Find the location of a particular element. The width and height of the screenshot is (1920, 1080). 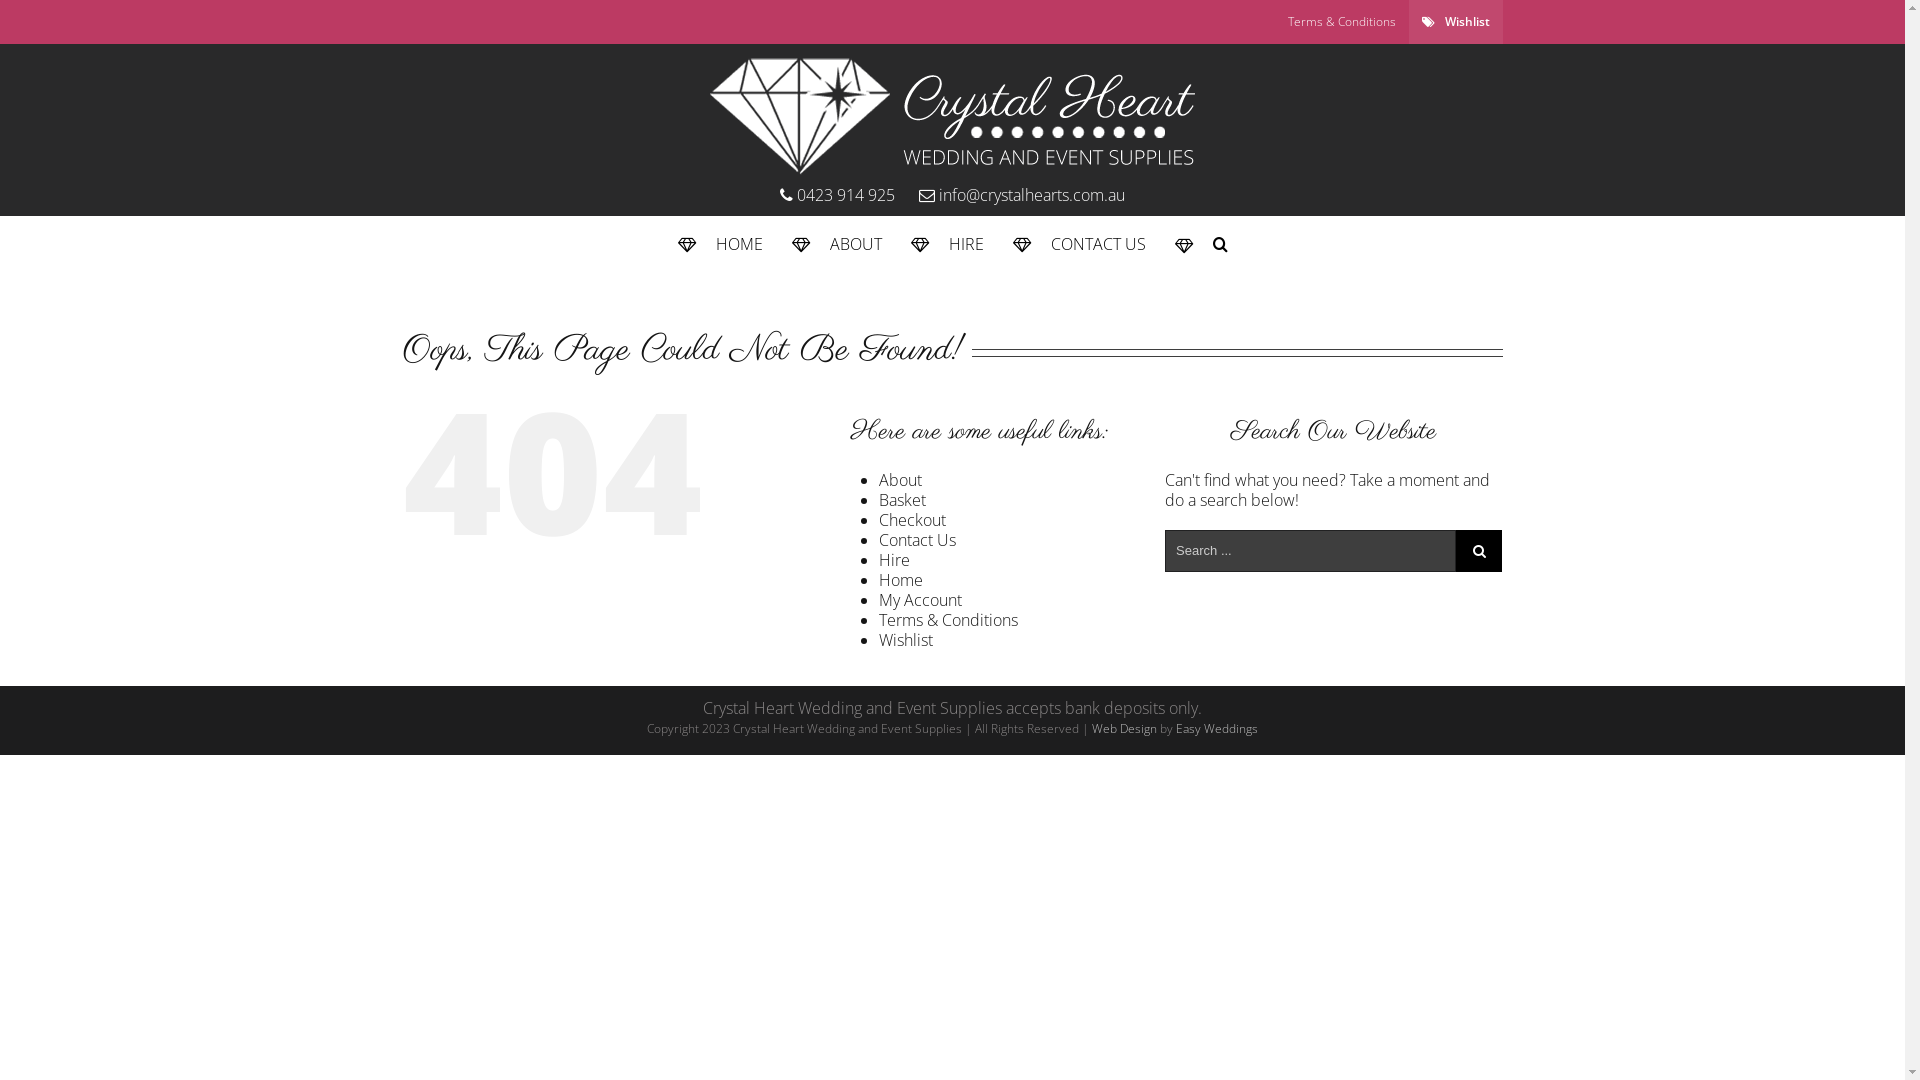

'Checkout' is located at coordinates (911, 519).